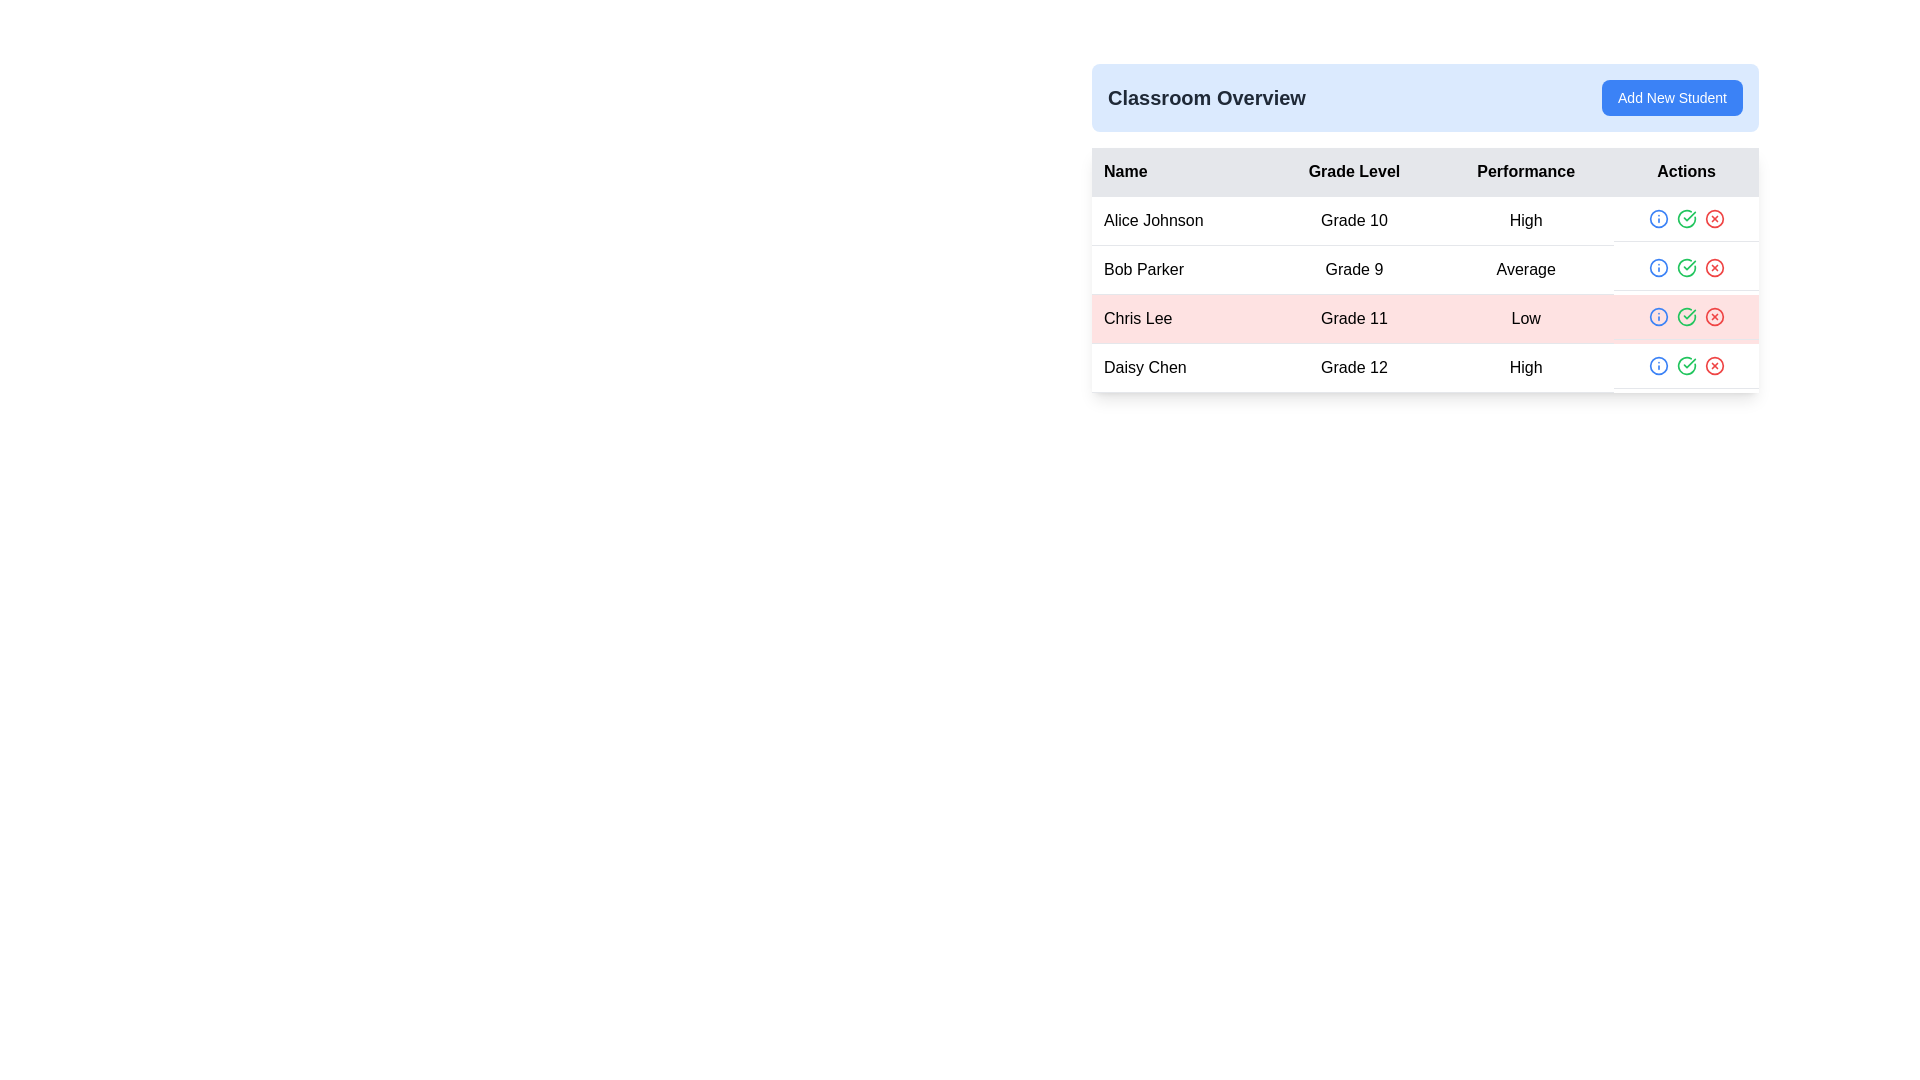  I want to click on the confirmation button in the 'Actions' column for the entry of 'Chris Lee', so click(1685, 315).